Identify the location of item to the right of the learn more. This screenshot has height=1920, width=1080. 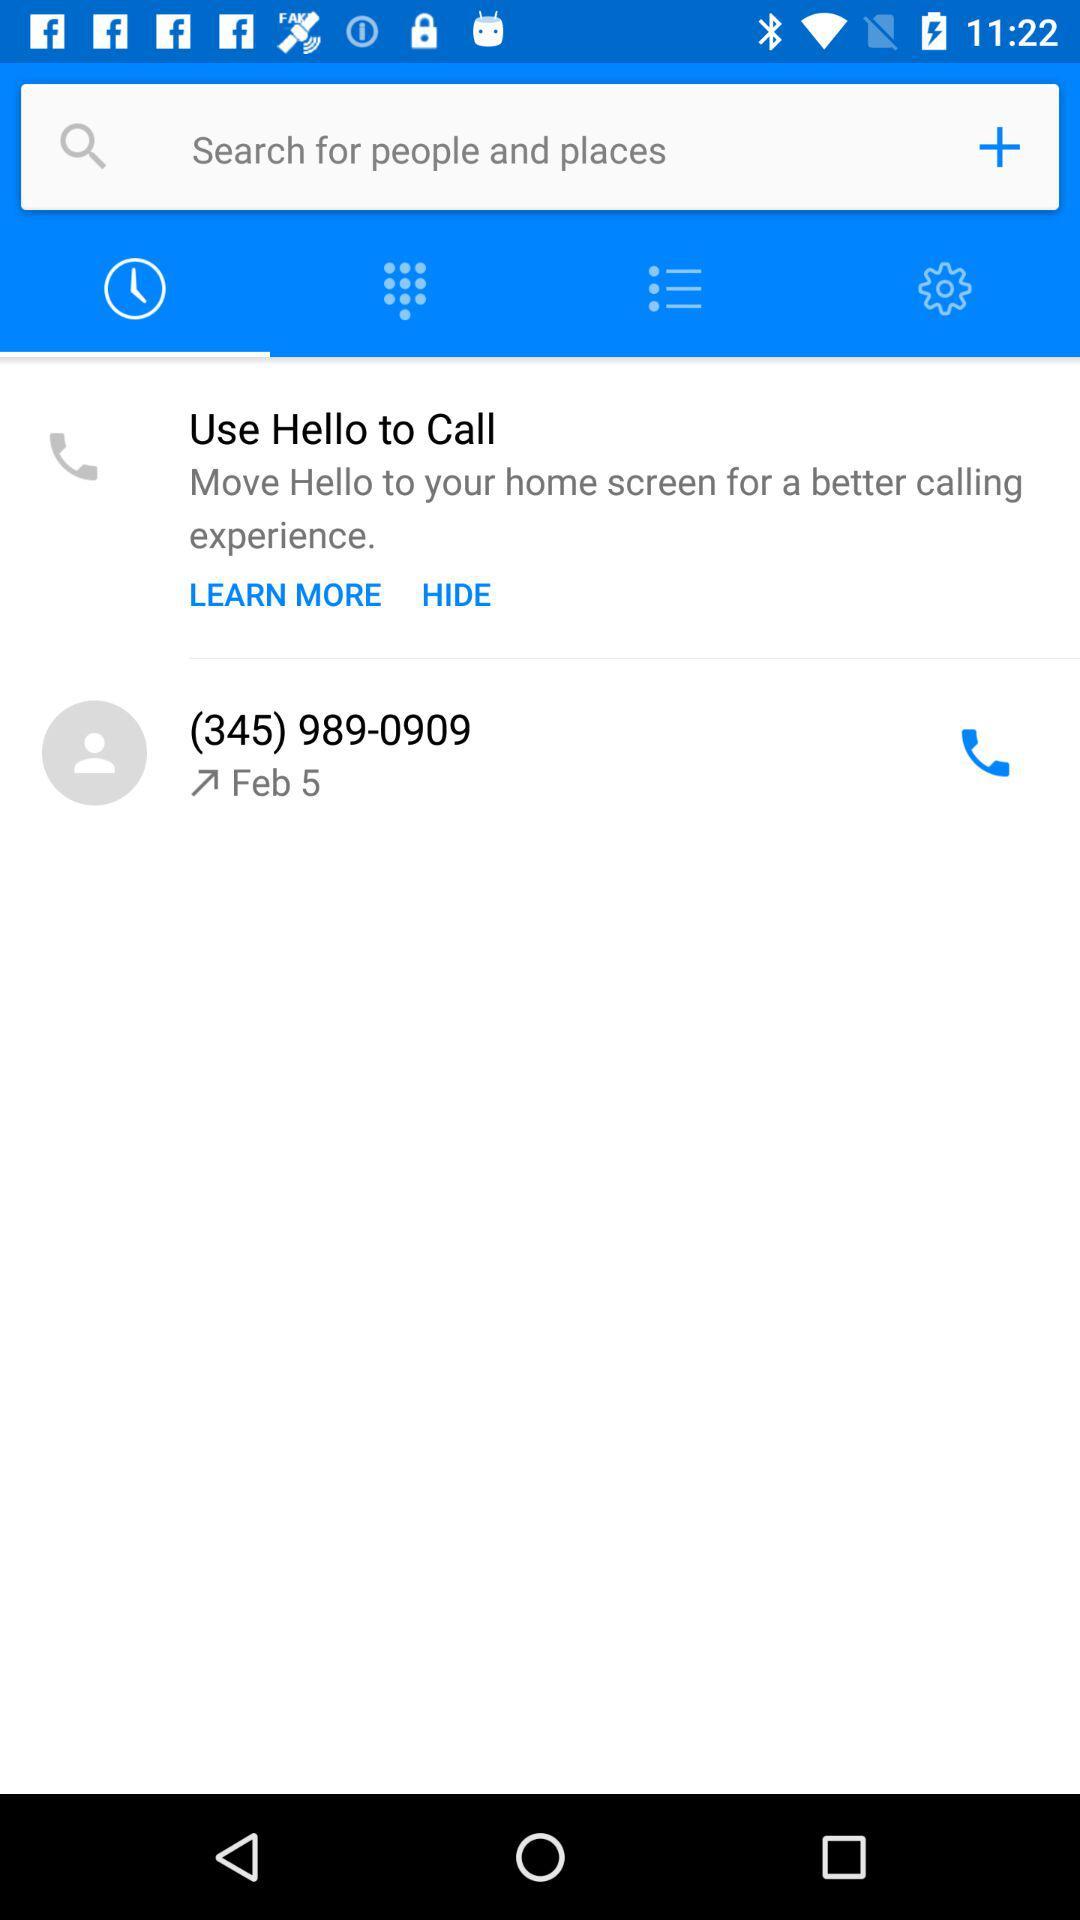
(456, 592).